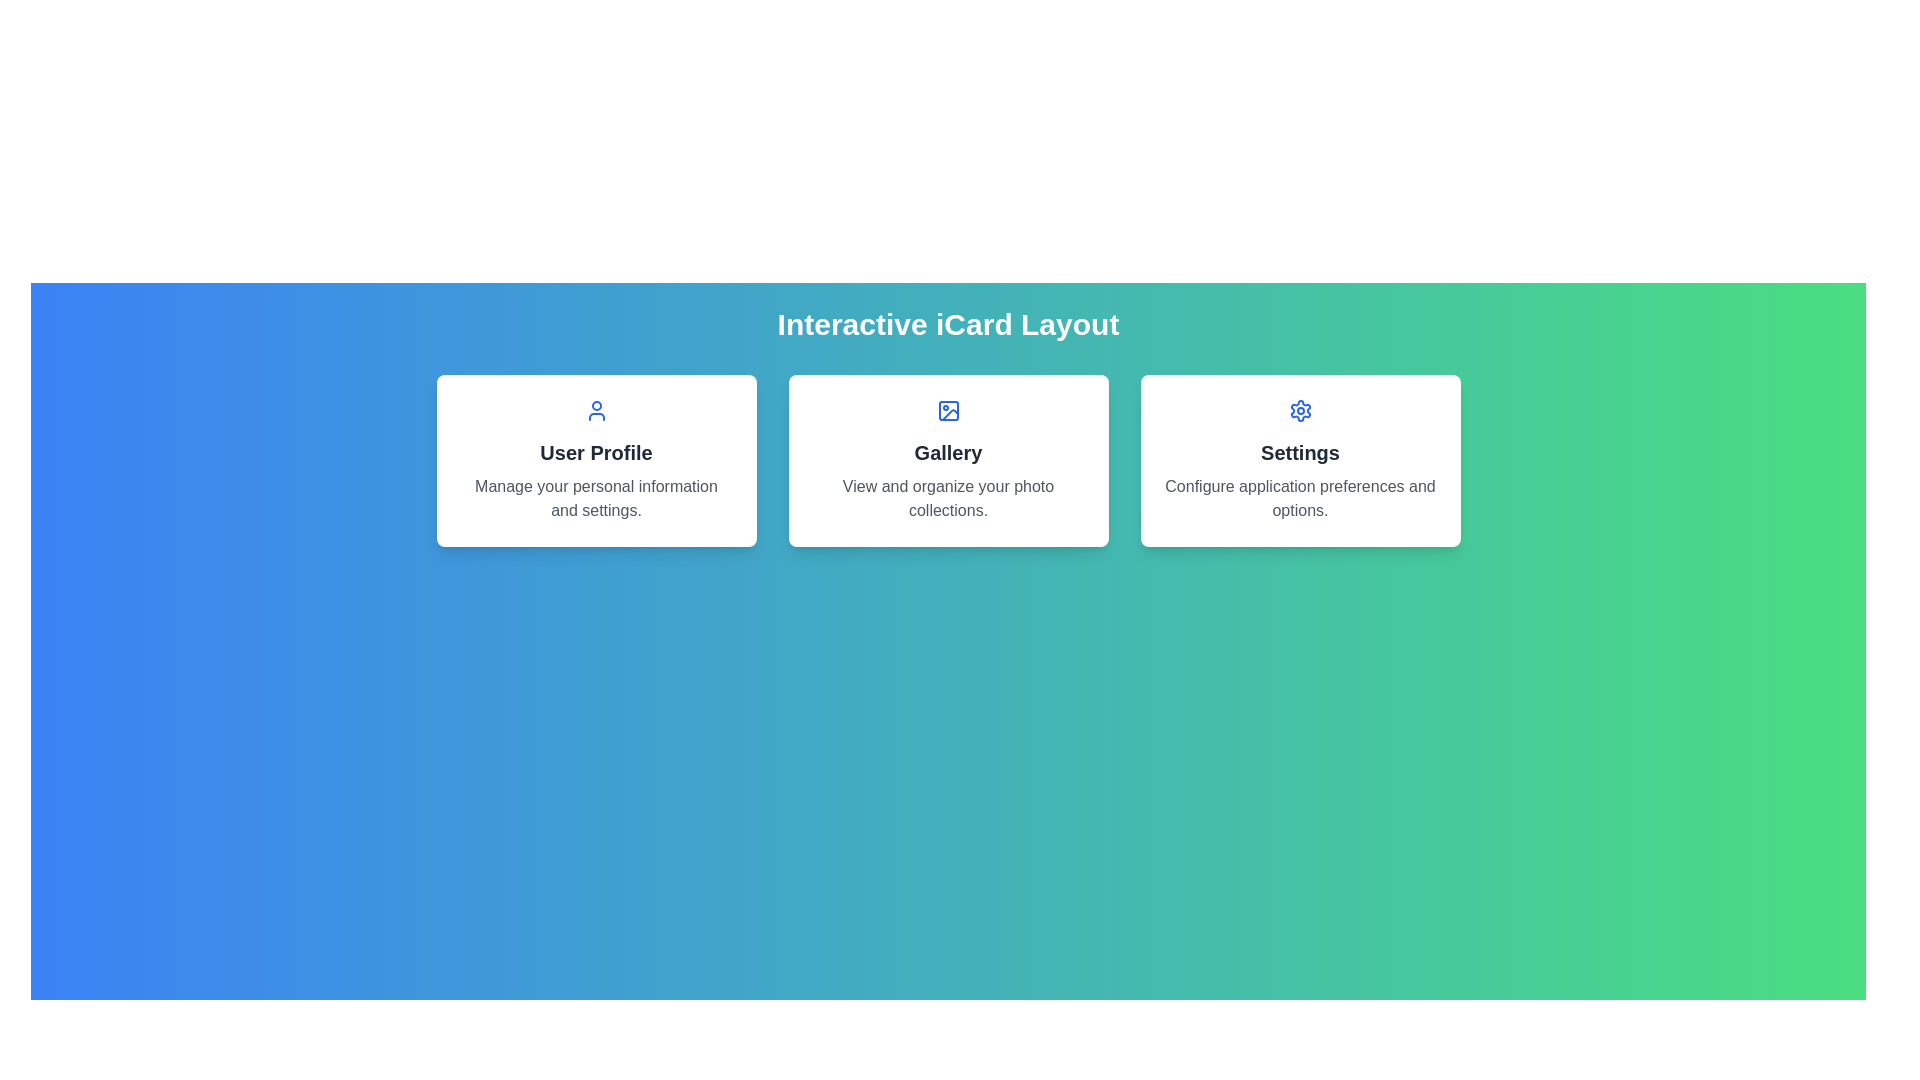 The width and height of the screenshot is (1920, 1080). What do you see at coordinates (947, 410) in the screenshot?
I see `the gallery icon located in the second card labeled 'Gallery', positioned between the 'User Profile' and 'Settings' cards` at bounding box center [947, 410].